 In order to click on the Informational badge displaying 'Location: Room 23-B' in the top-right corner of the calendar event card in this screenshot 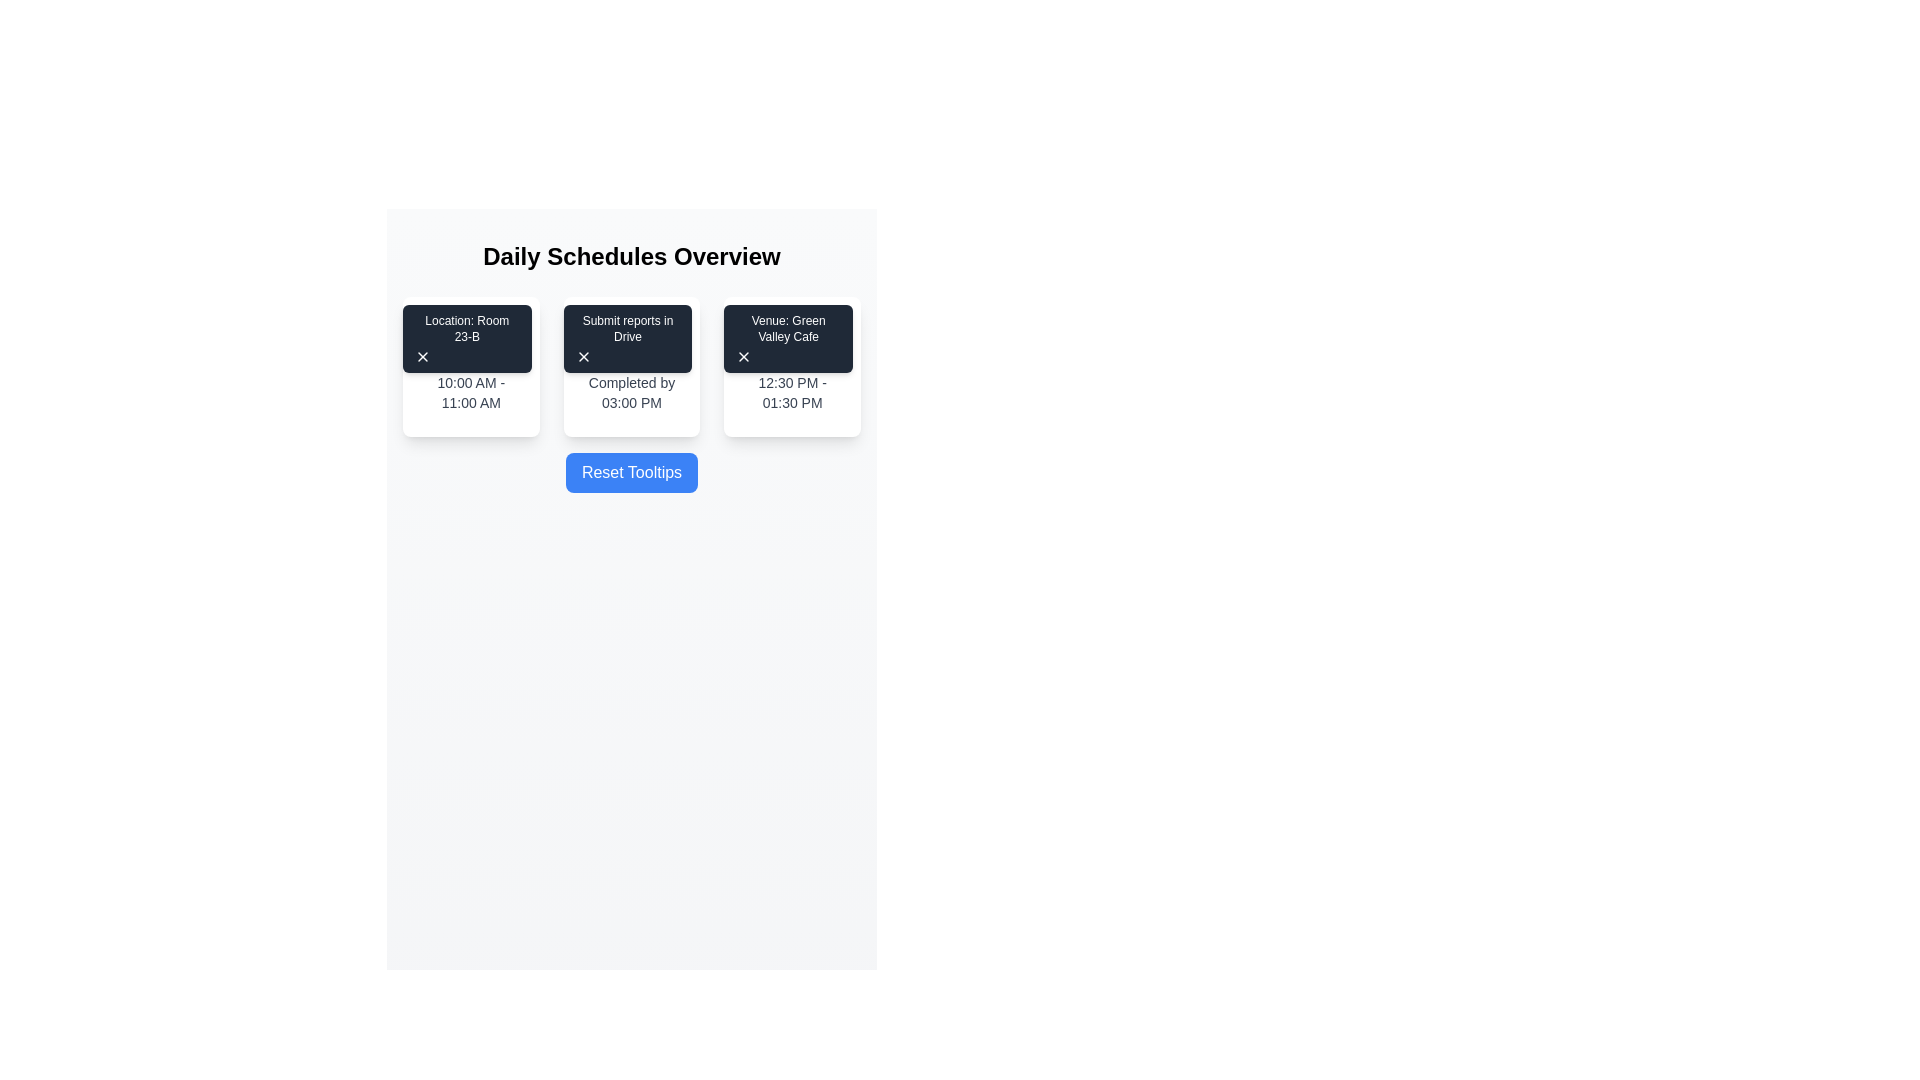, I will do `click(466, 338)`.